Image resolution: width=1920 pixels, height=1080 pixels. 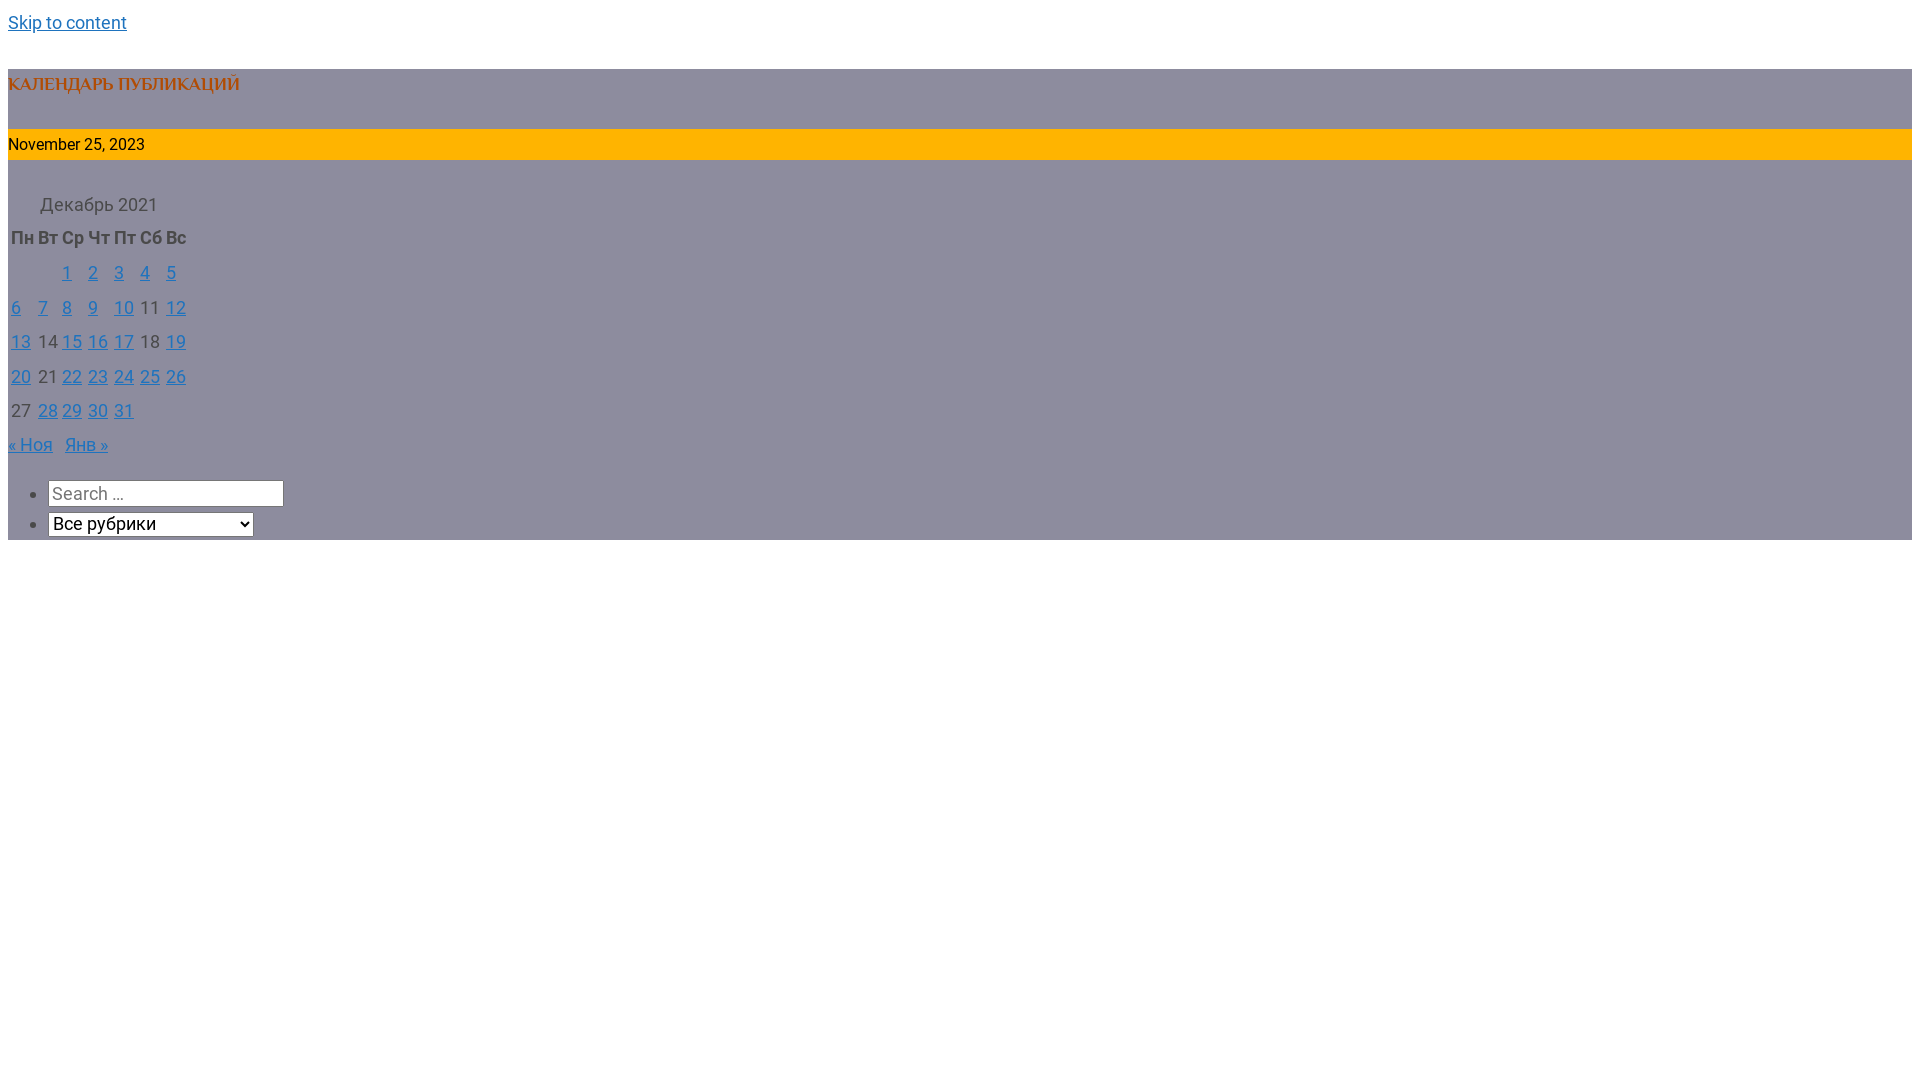 I want to click on '15', so click(x=72, y=340).